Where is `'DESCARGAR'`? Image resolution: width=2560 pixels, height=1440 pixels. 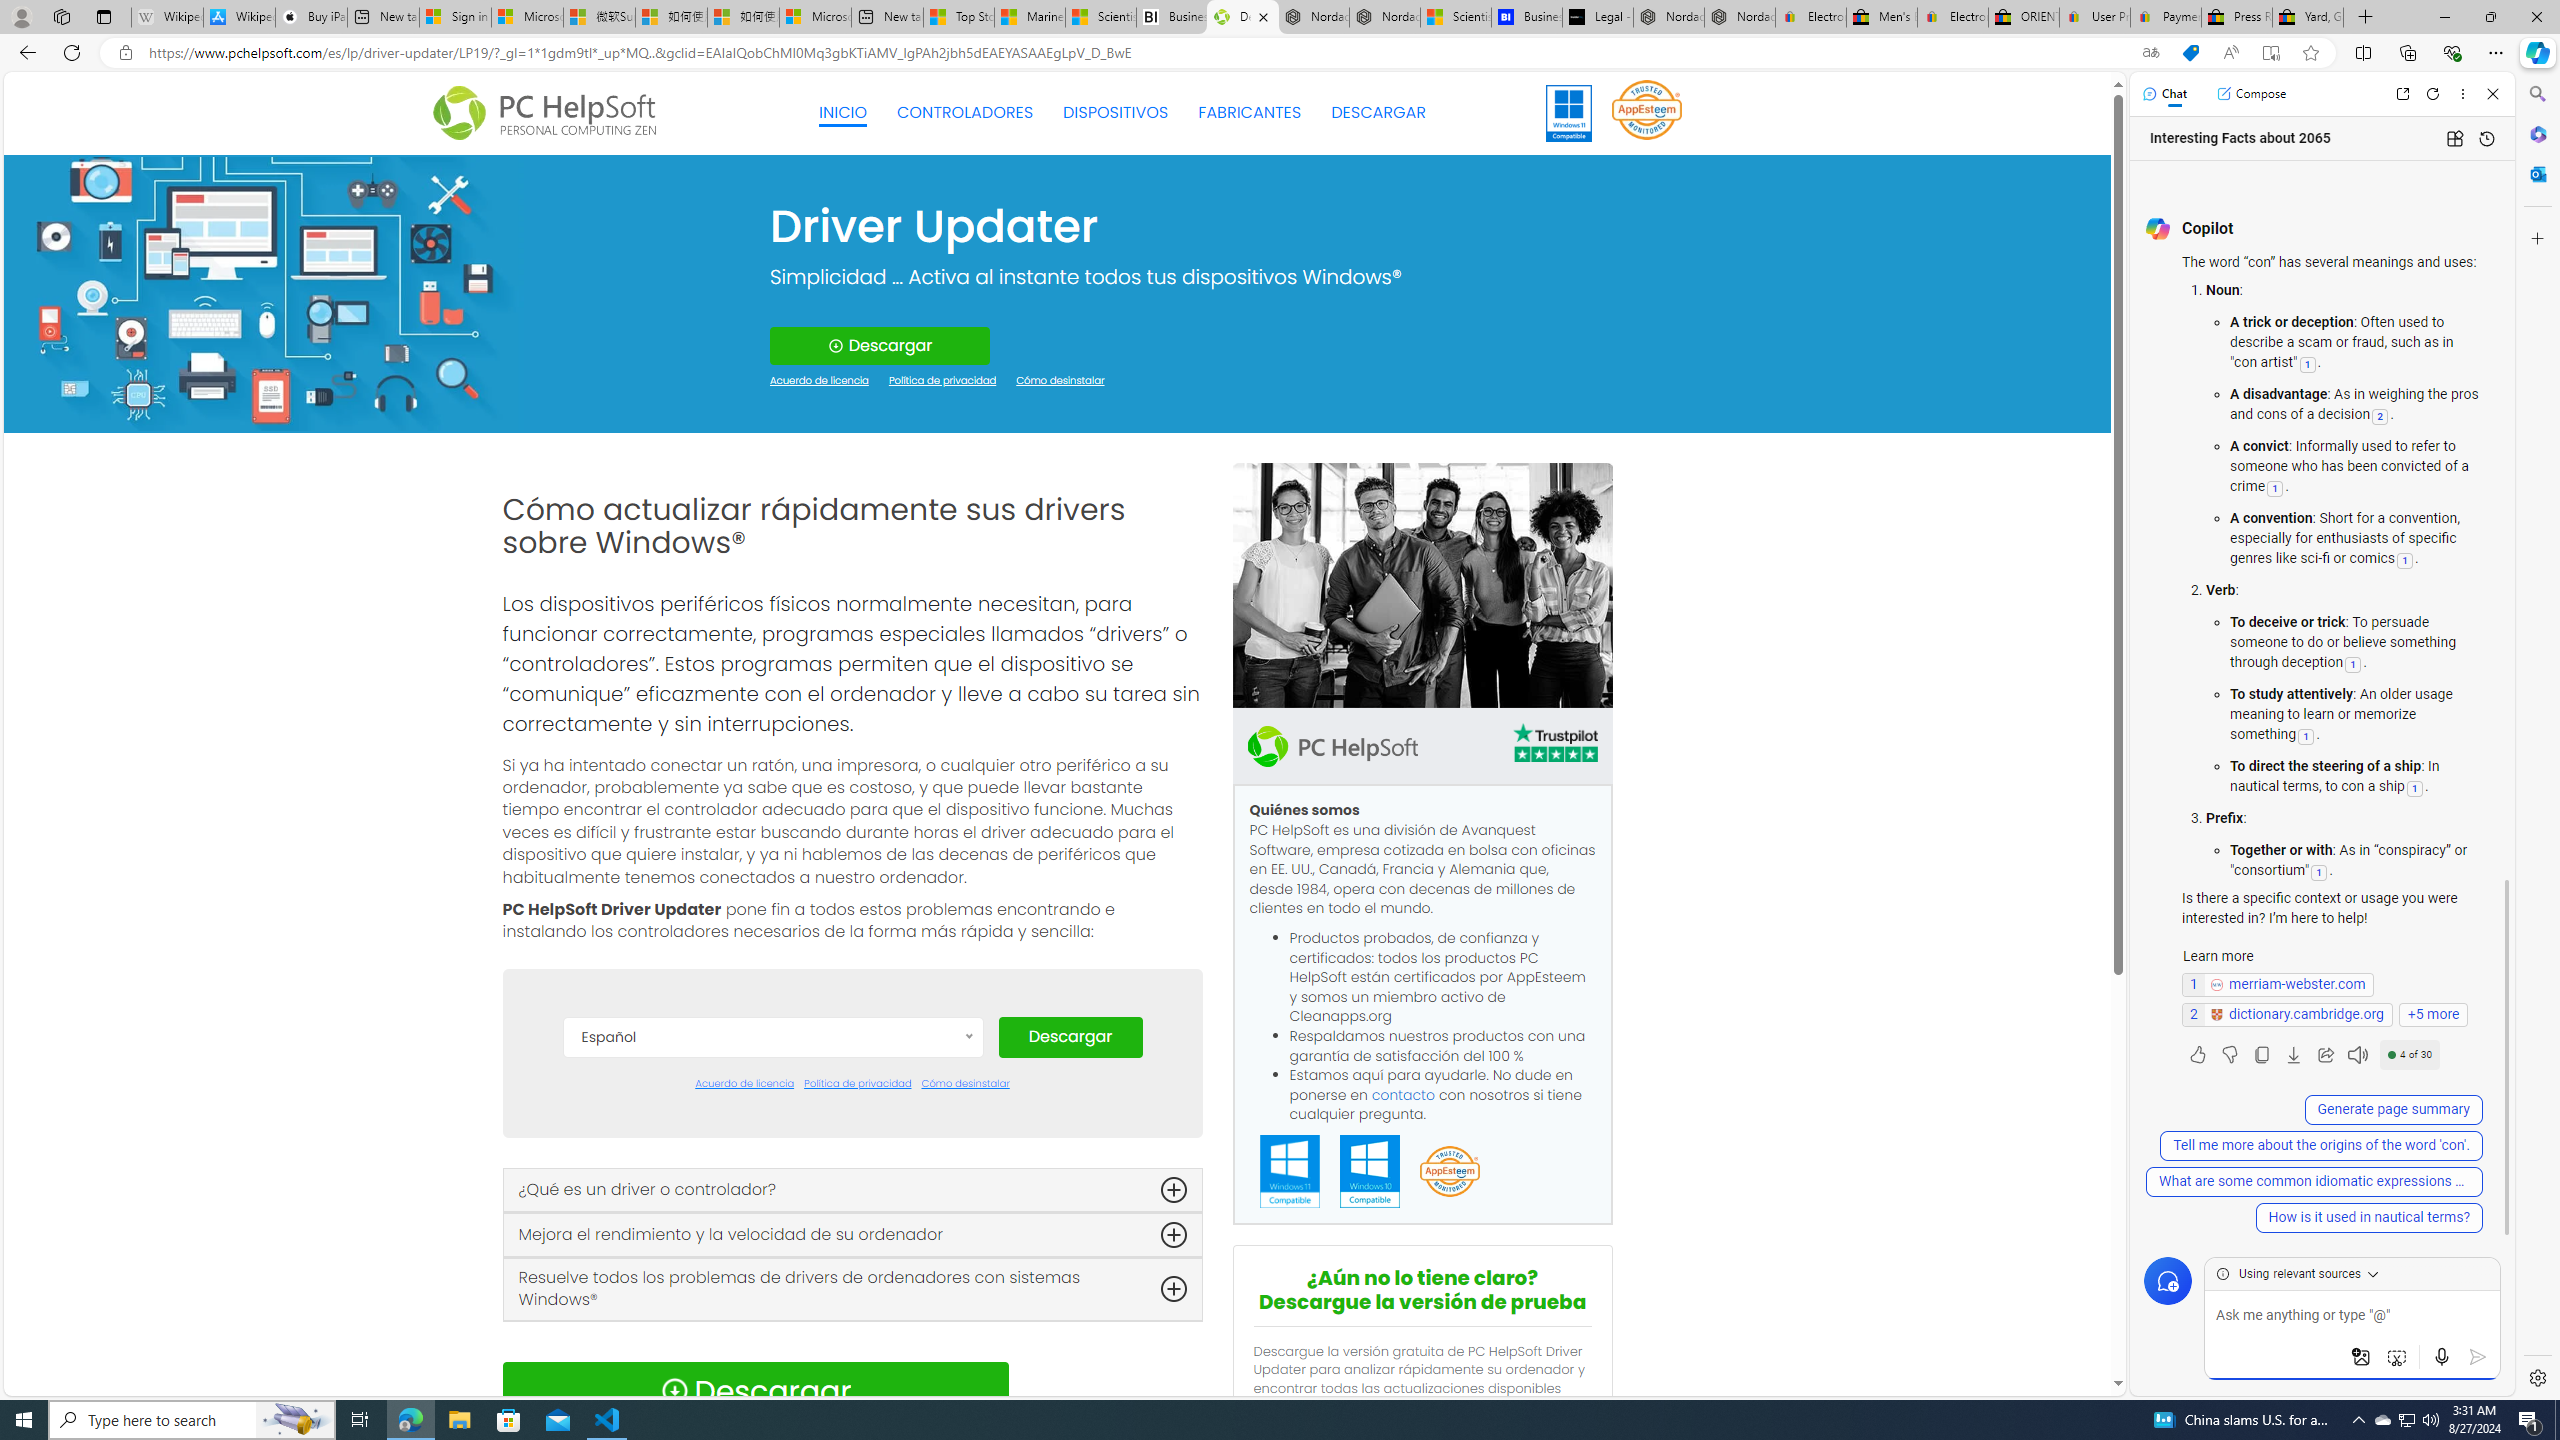 'DESCARGAR' is located at coordinates (1377, 112).